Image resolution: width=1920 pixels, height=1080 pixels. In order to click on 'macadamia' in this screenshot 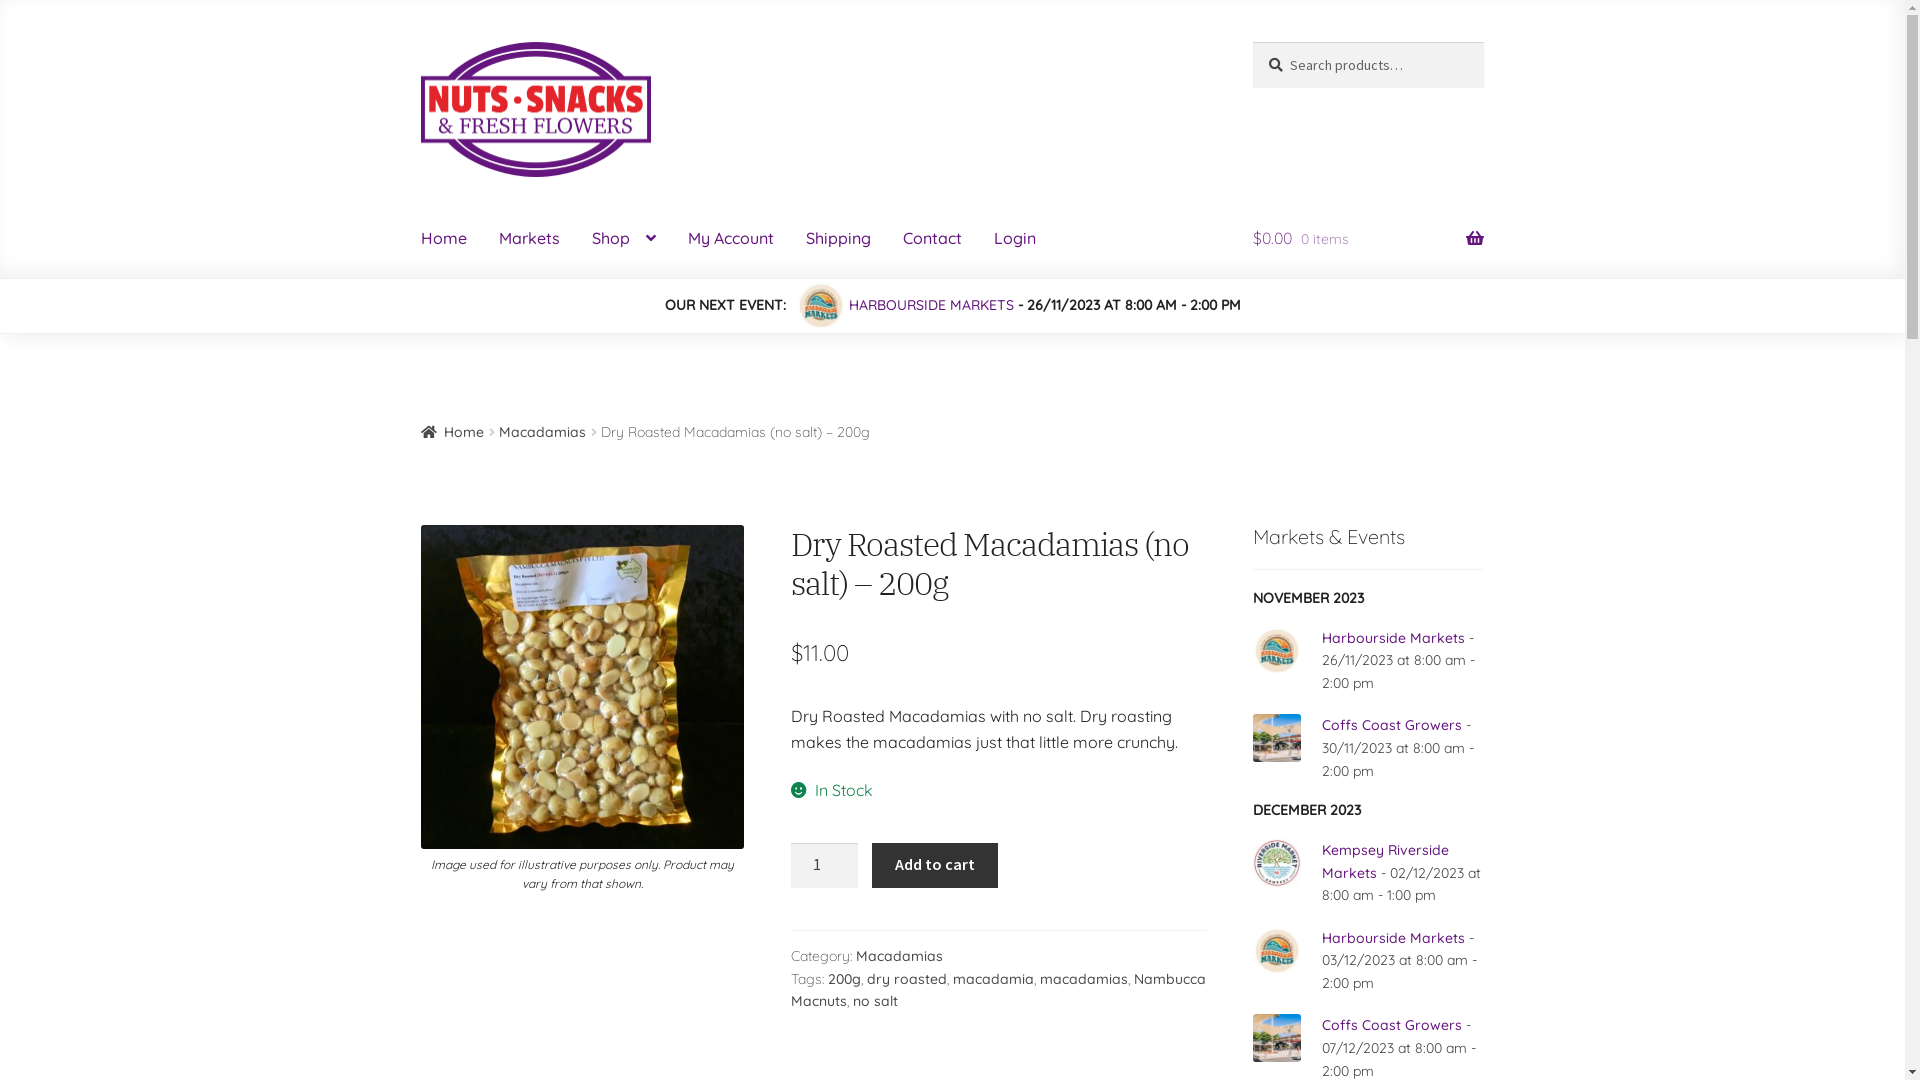, I will do `click(993, 978)`.